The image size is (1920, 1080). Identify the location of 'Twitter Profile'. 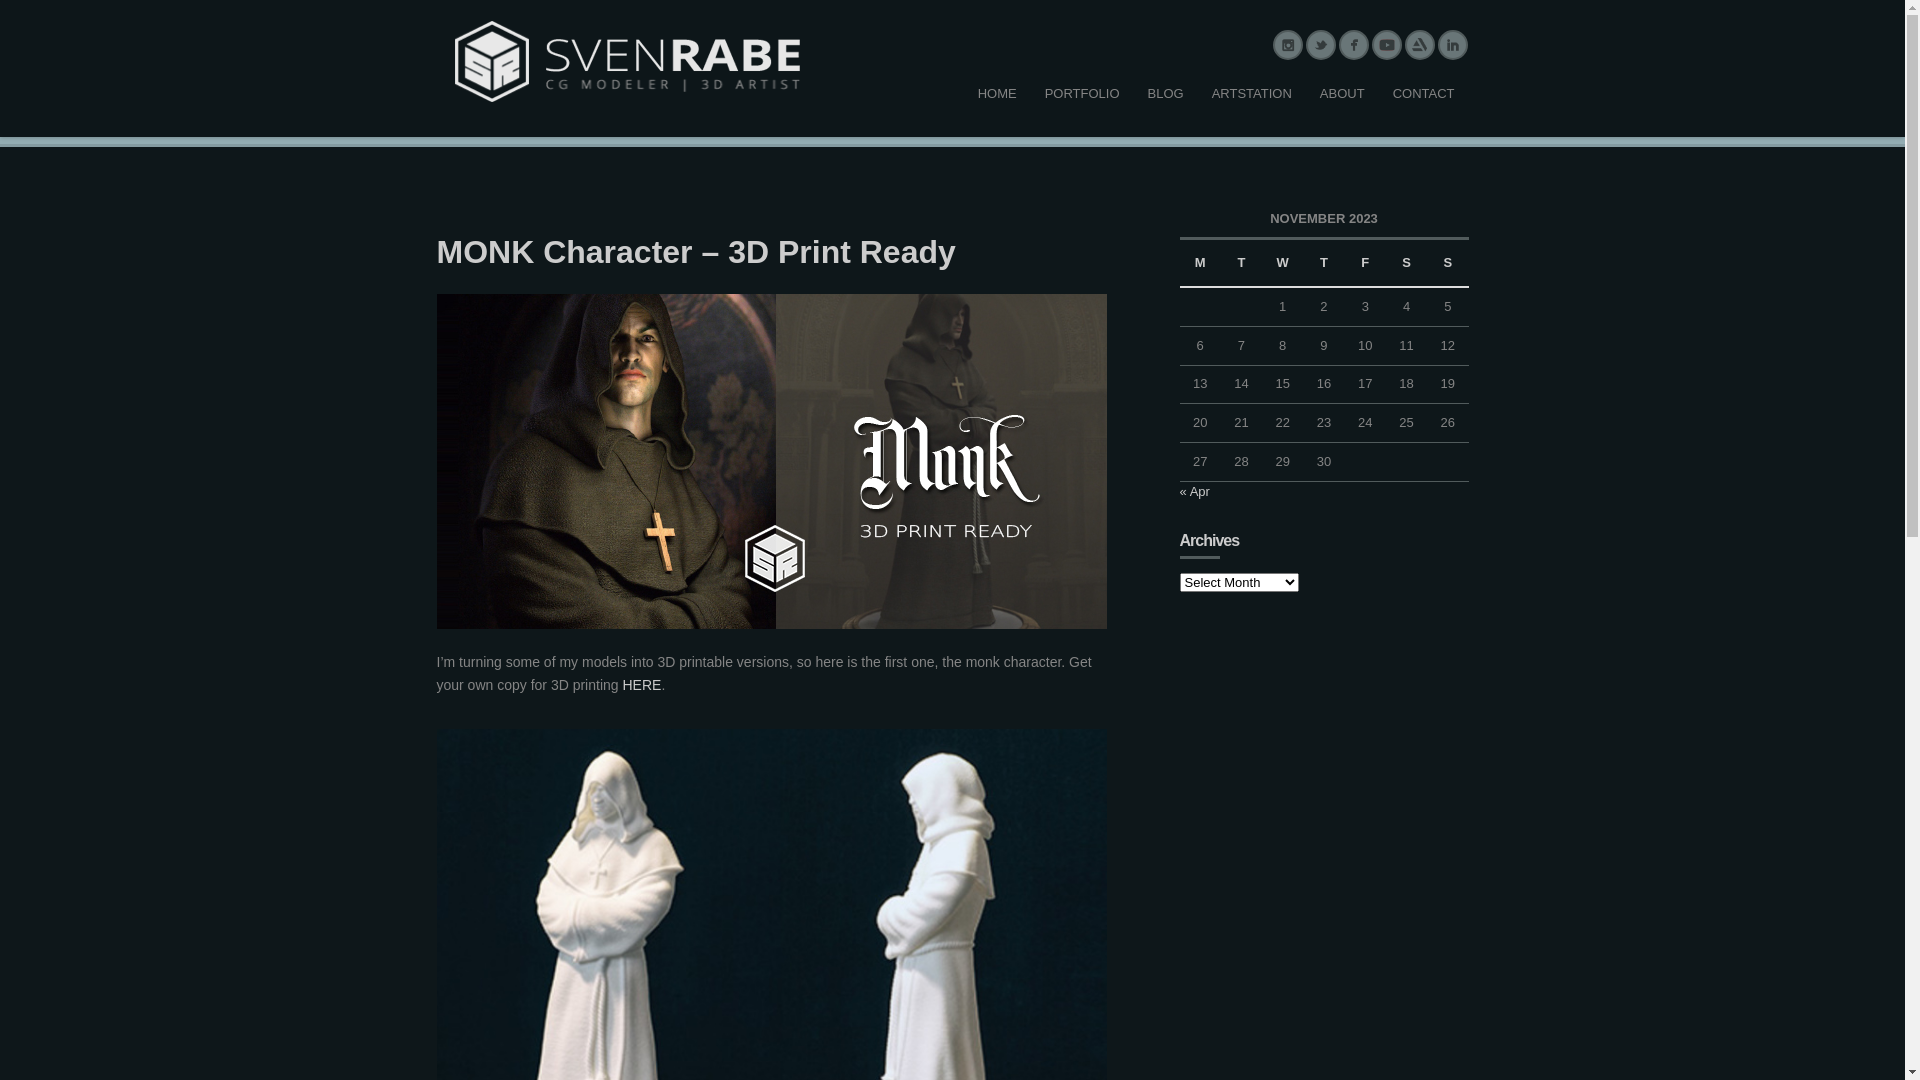
(1320, 45).